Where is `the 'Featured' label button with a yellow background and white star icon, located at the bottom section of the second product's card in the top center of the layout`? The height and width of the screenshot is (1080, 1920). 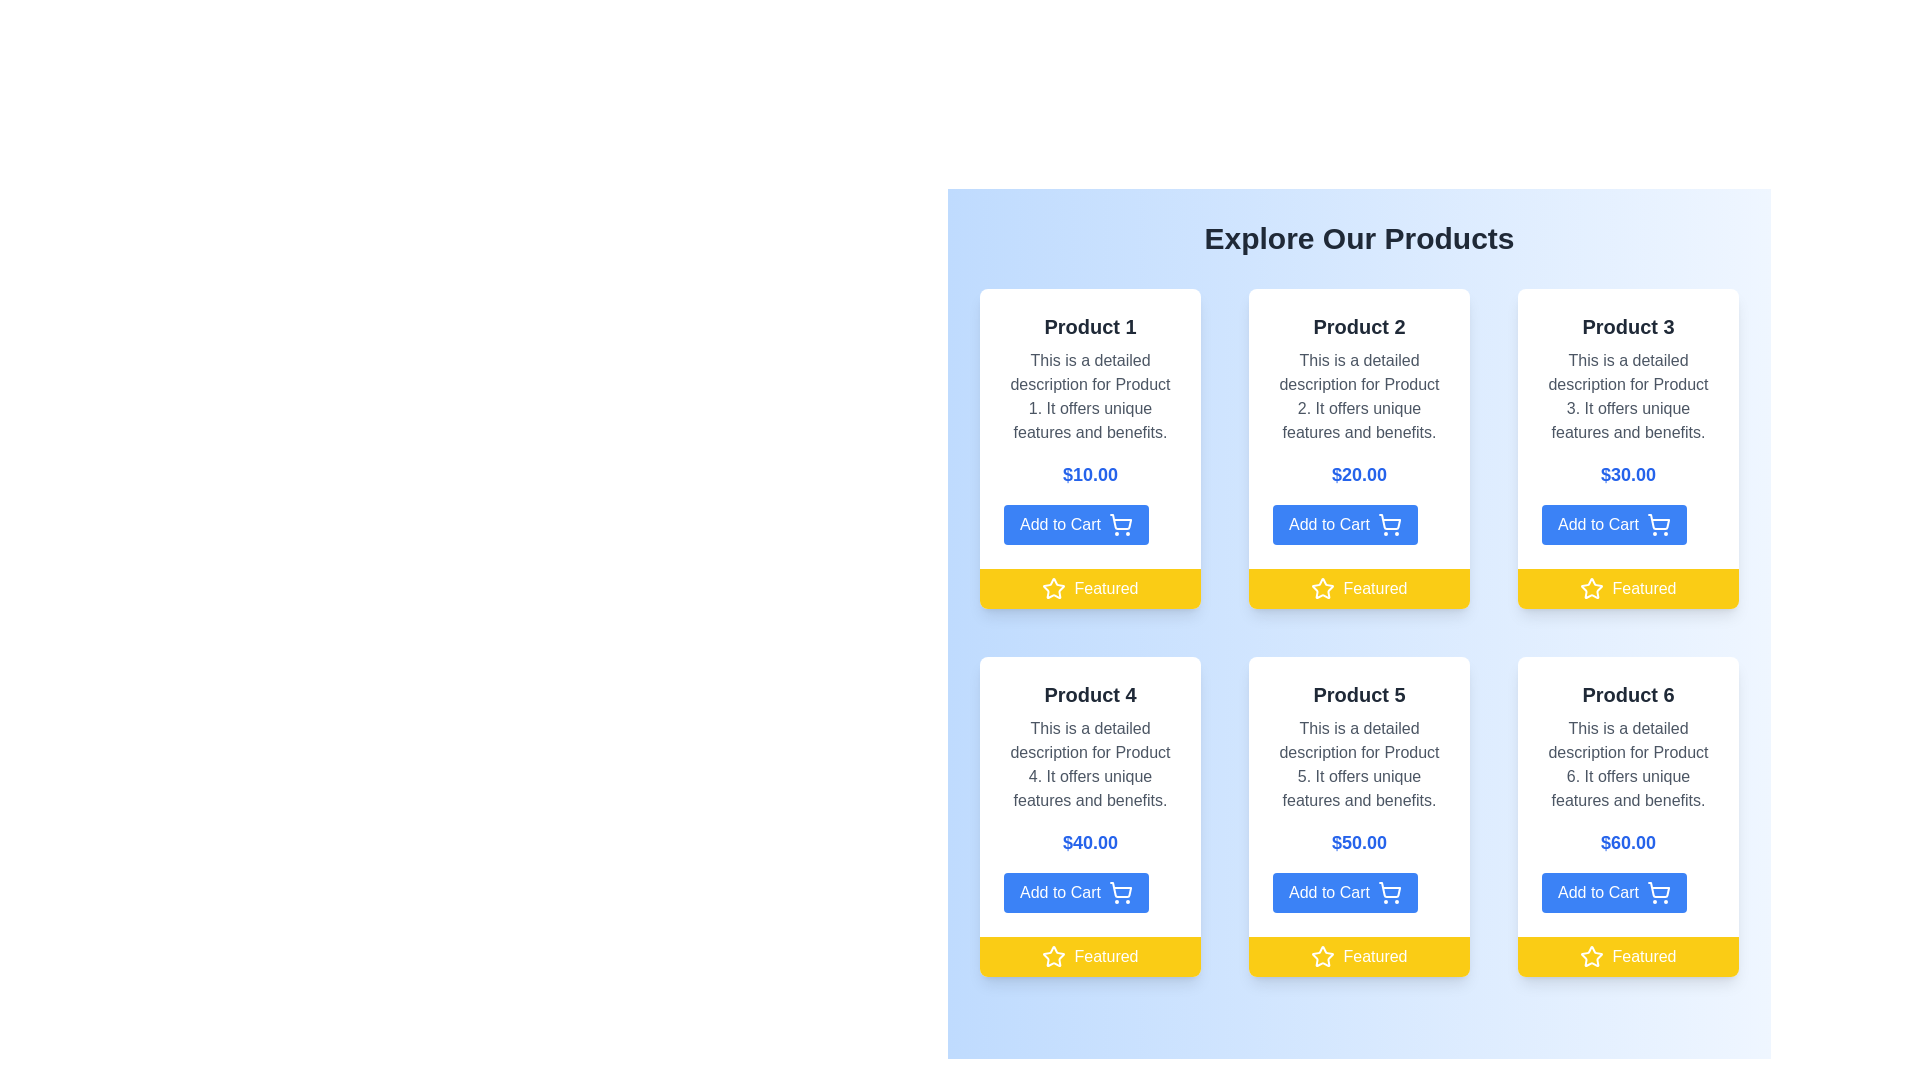 the 'Featured' label button with a yellow background and white star icon, located at the bottom section of the second product's card in the top center of the layout is located at coordinates (1359, 588).